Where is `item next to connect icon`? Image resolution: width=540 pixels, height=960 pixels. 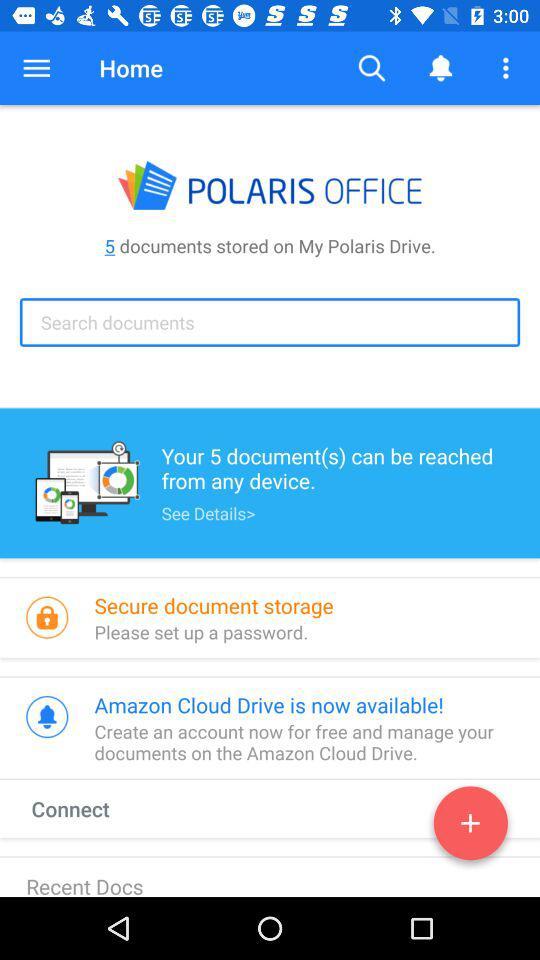
item next to connect icon is located at coordinates (470, 827).